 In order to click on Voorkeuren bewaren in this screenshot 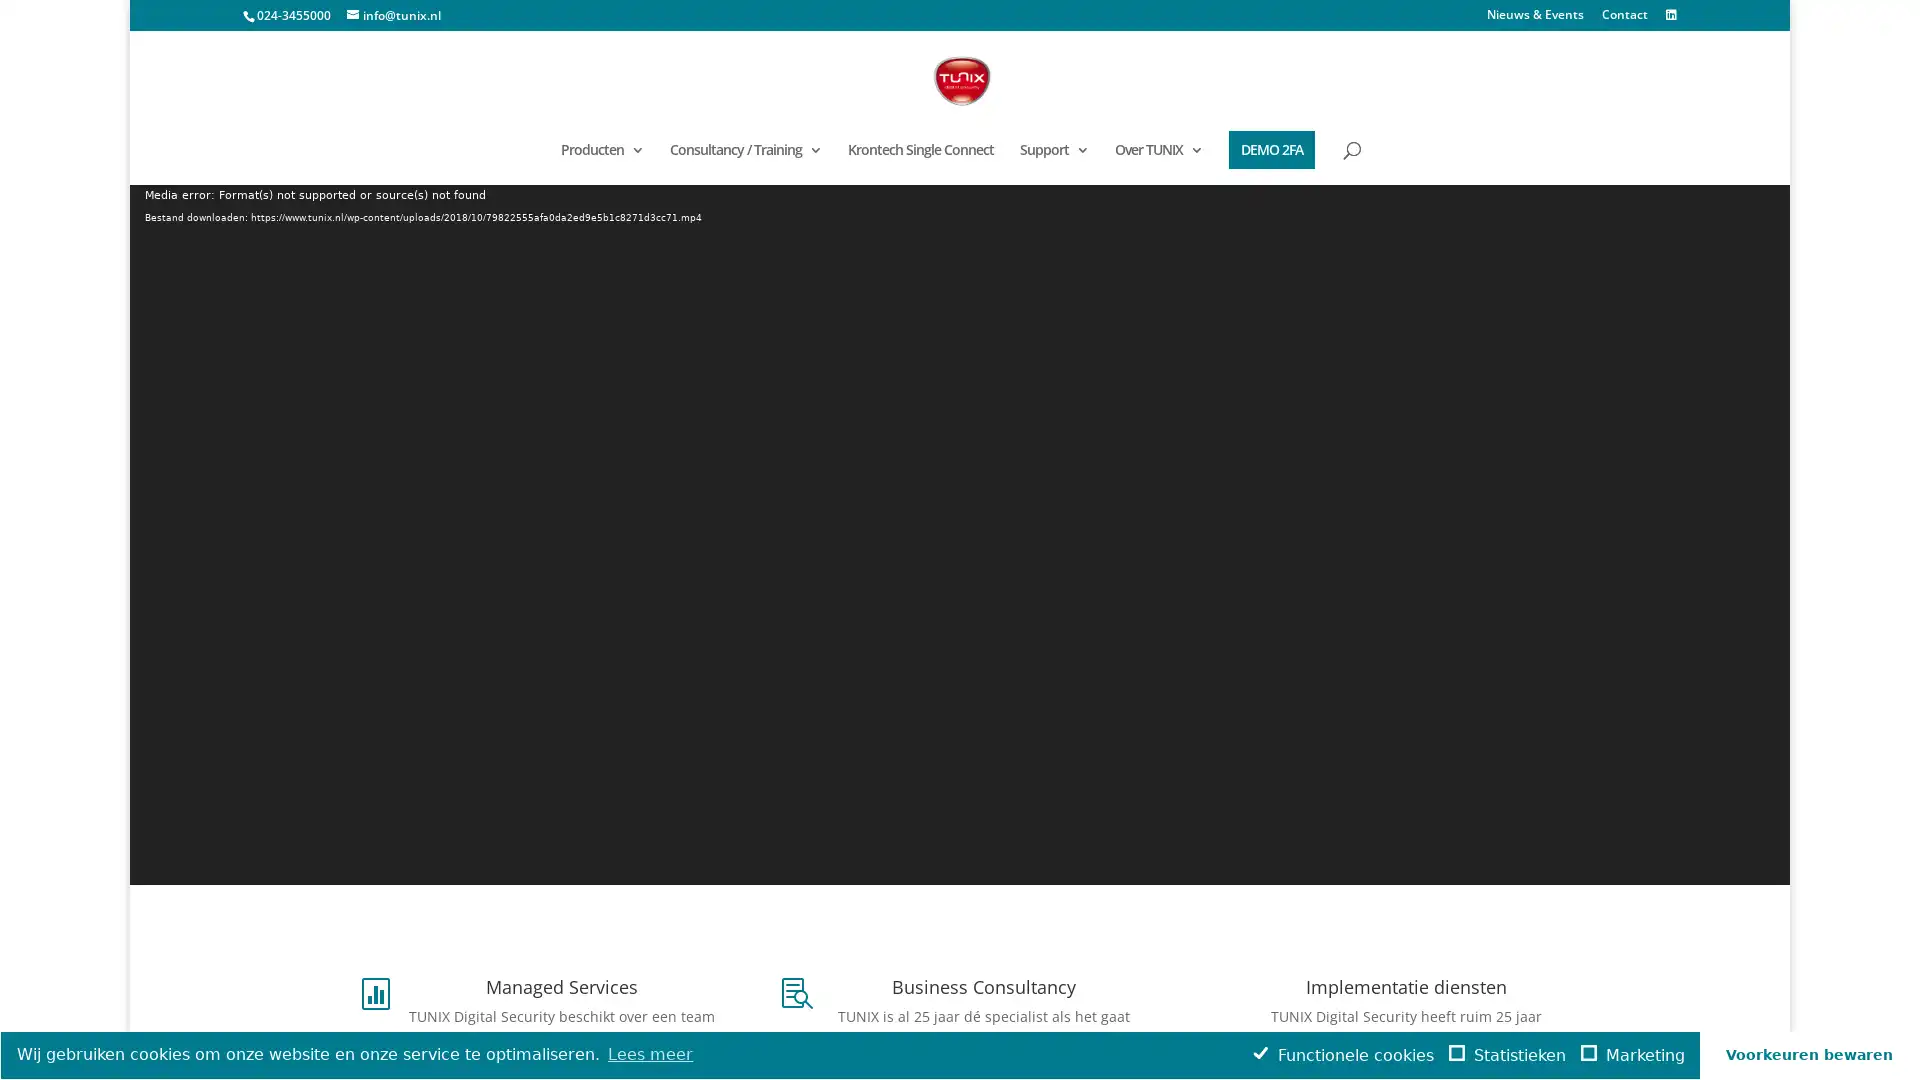, I will do `click(1809, 1054)`.